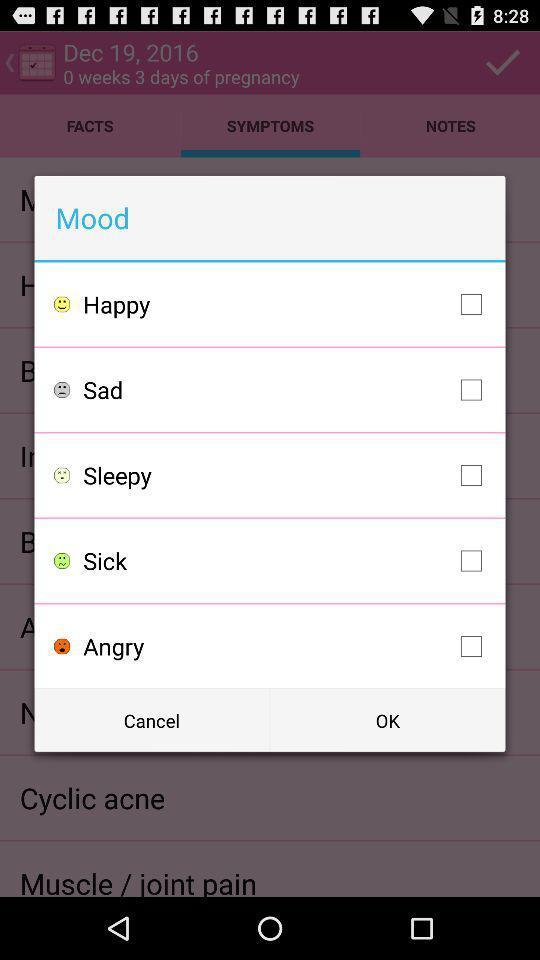  I want to click on the angry item, so click(286, 645).